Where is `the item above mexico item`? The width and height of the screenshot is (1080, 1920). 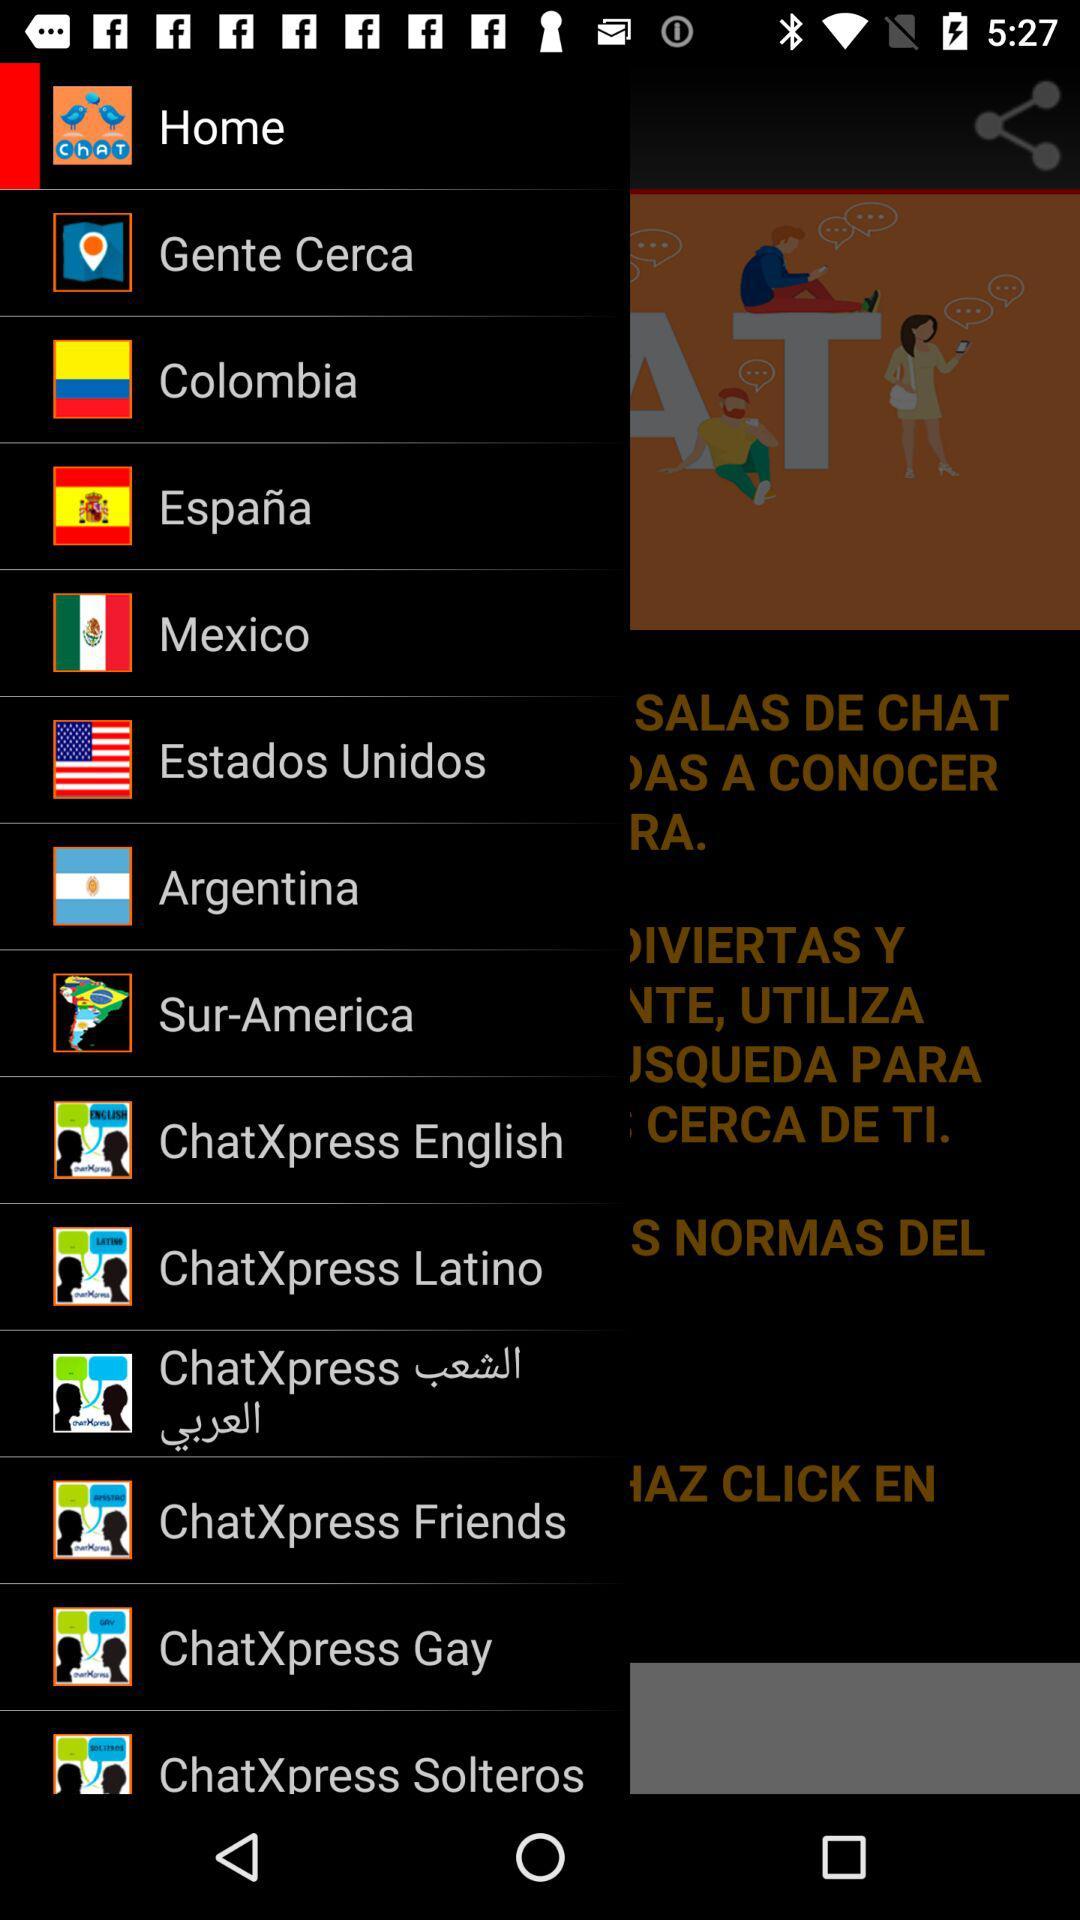
the item above mexico item is located at coordinates (381, 506).